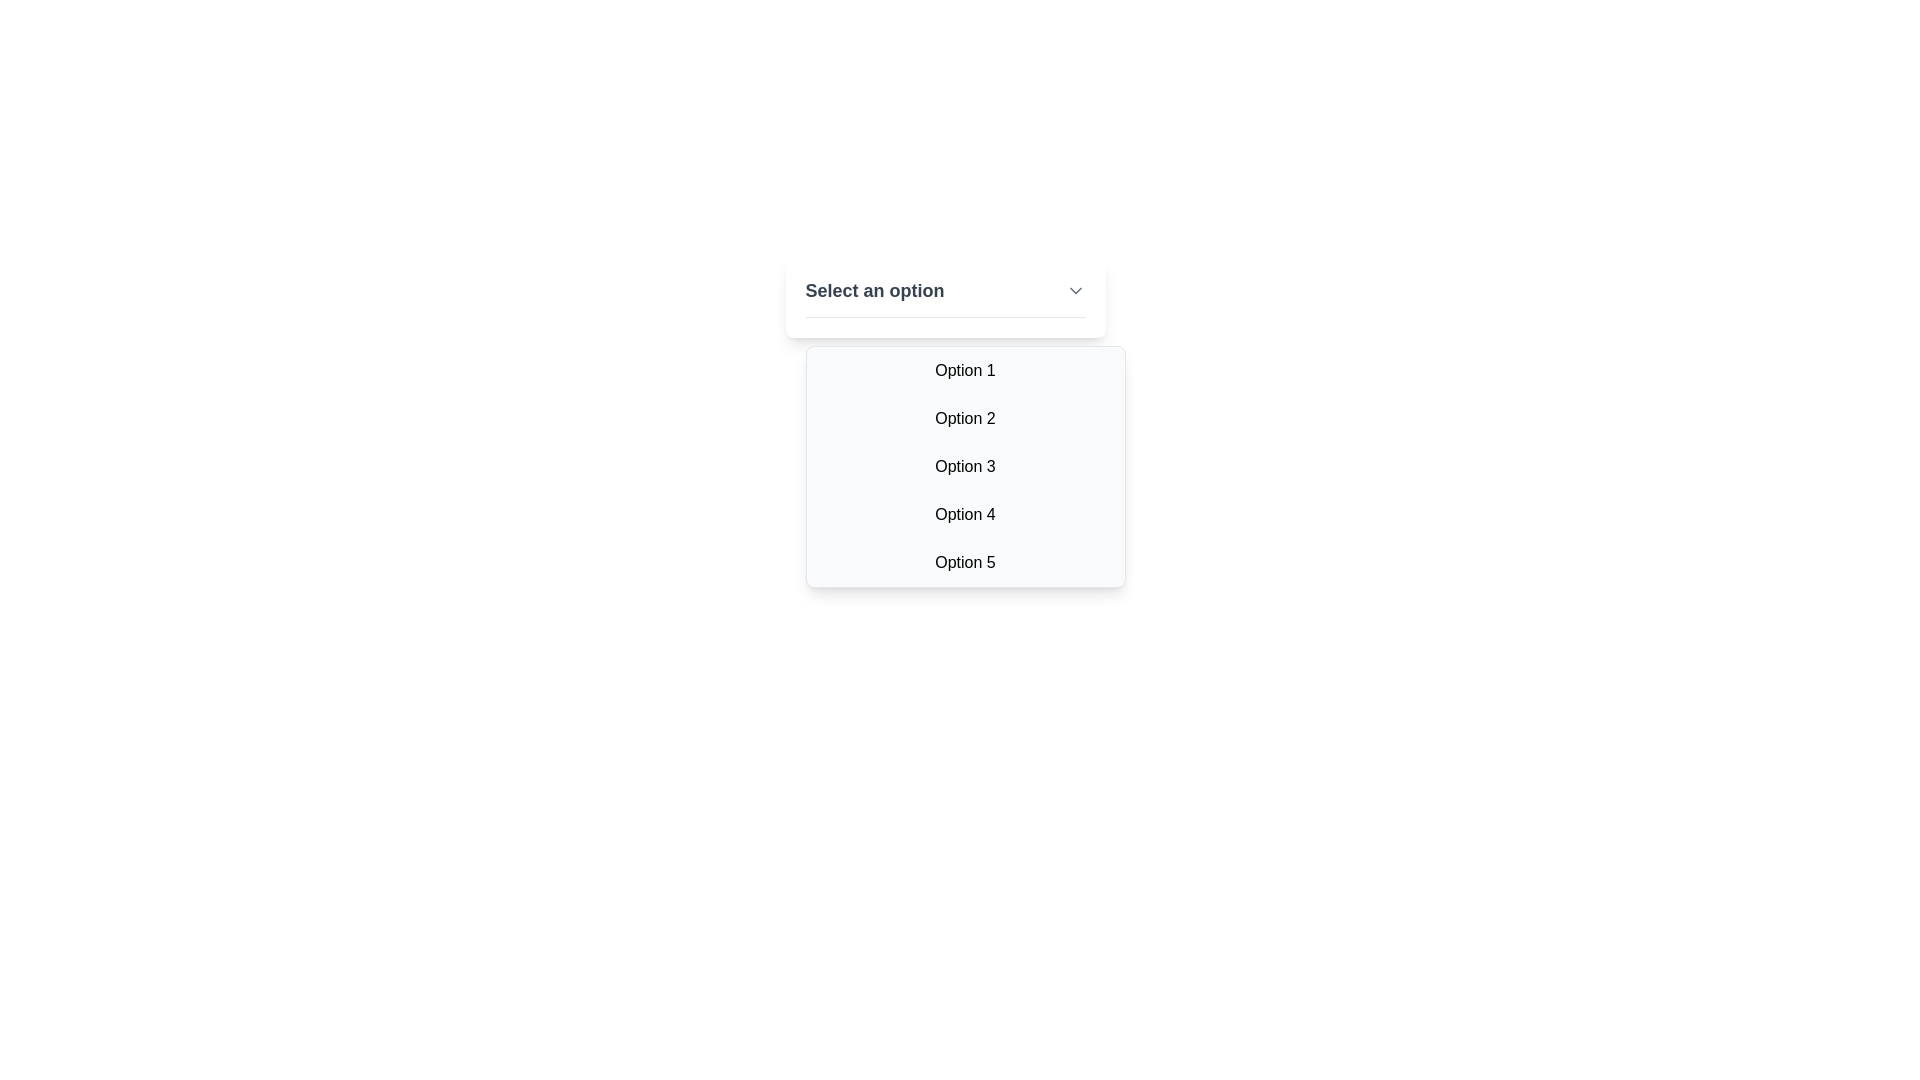 The image size is (1920, 1080). Describe the element at coordinates (965, 466) in the screenshot. I see `the text label reading 'Option 3' in the dropdown menu` at that location.